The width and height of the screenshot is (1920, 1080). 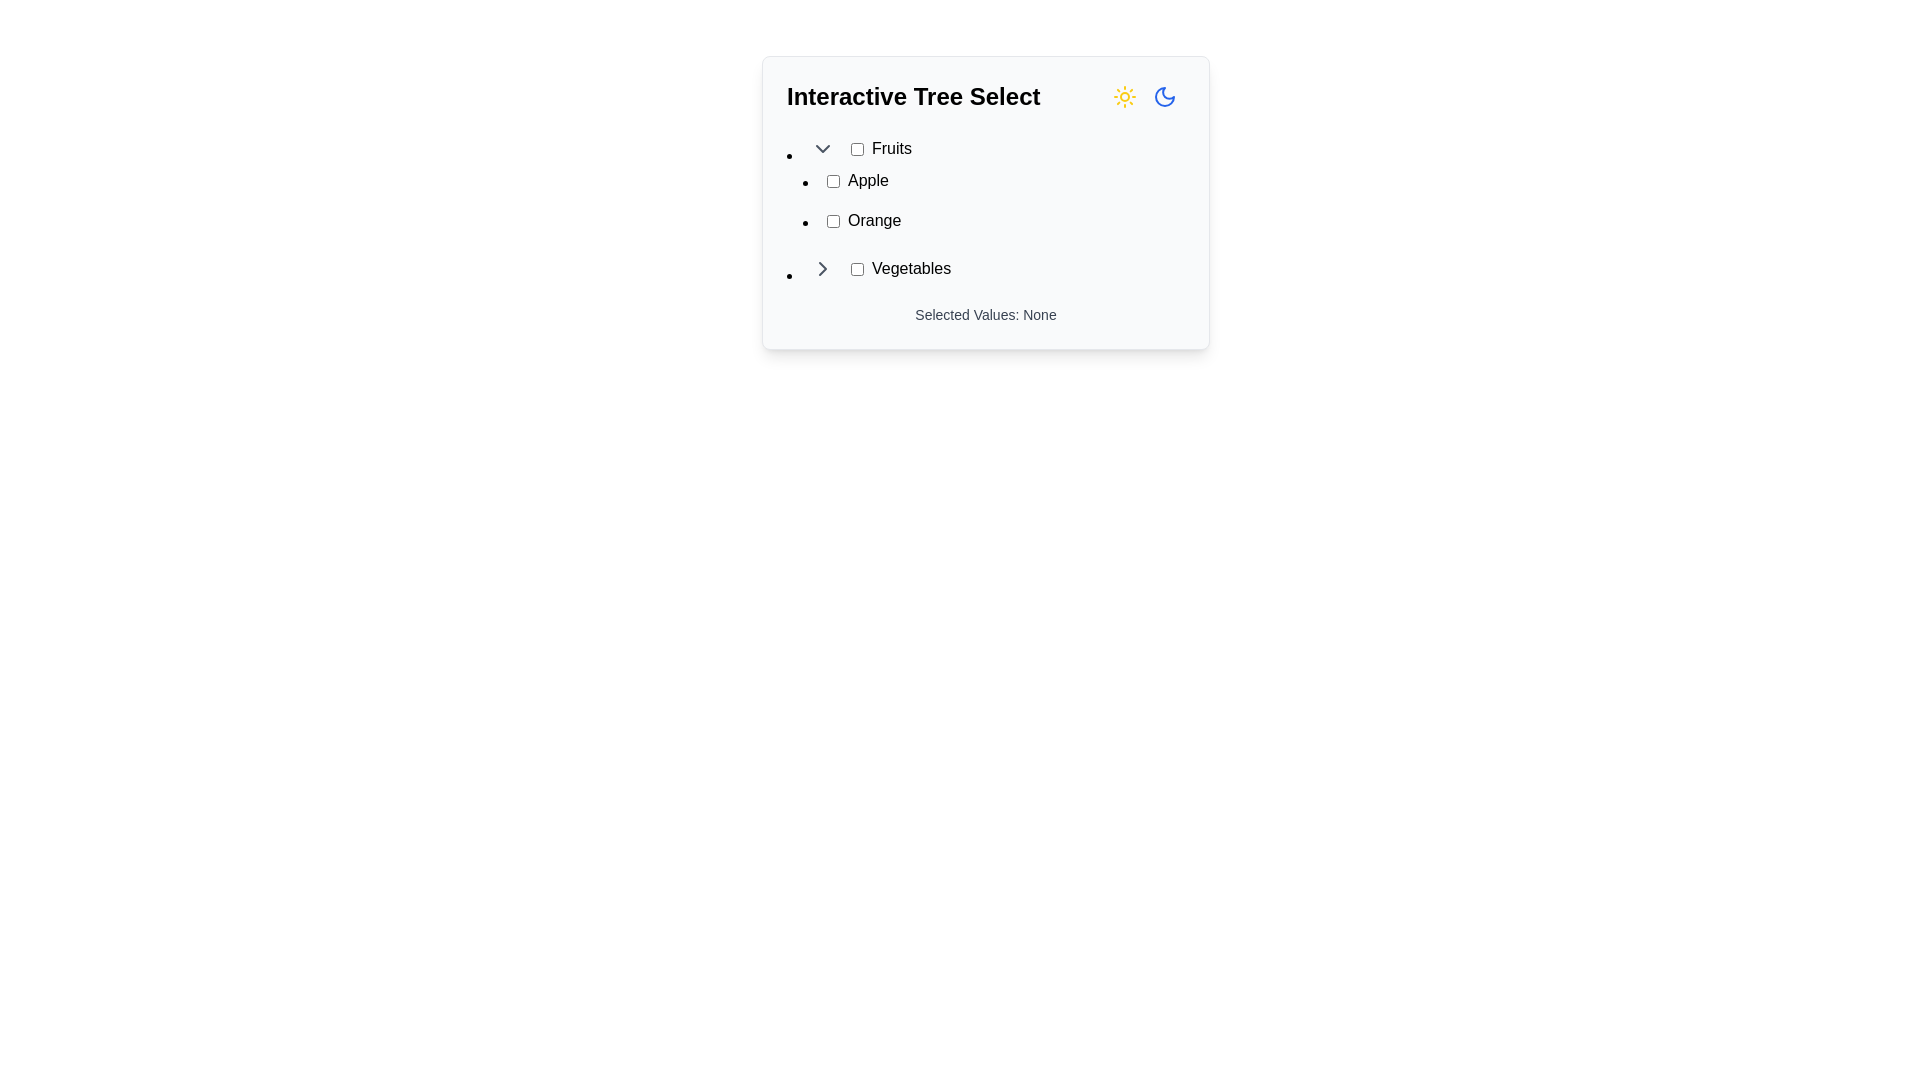 What do you see at coordinates (985, 220) in the screenshot?
I see `the checkbox labeled 'Orange' under the 'Fruits' category` at bounding box center [985, 220].